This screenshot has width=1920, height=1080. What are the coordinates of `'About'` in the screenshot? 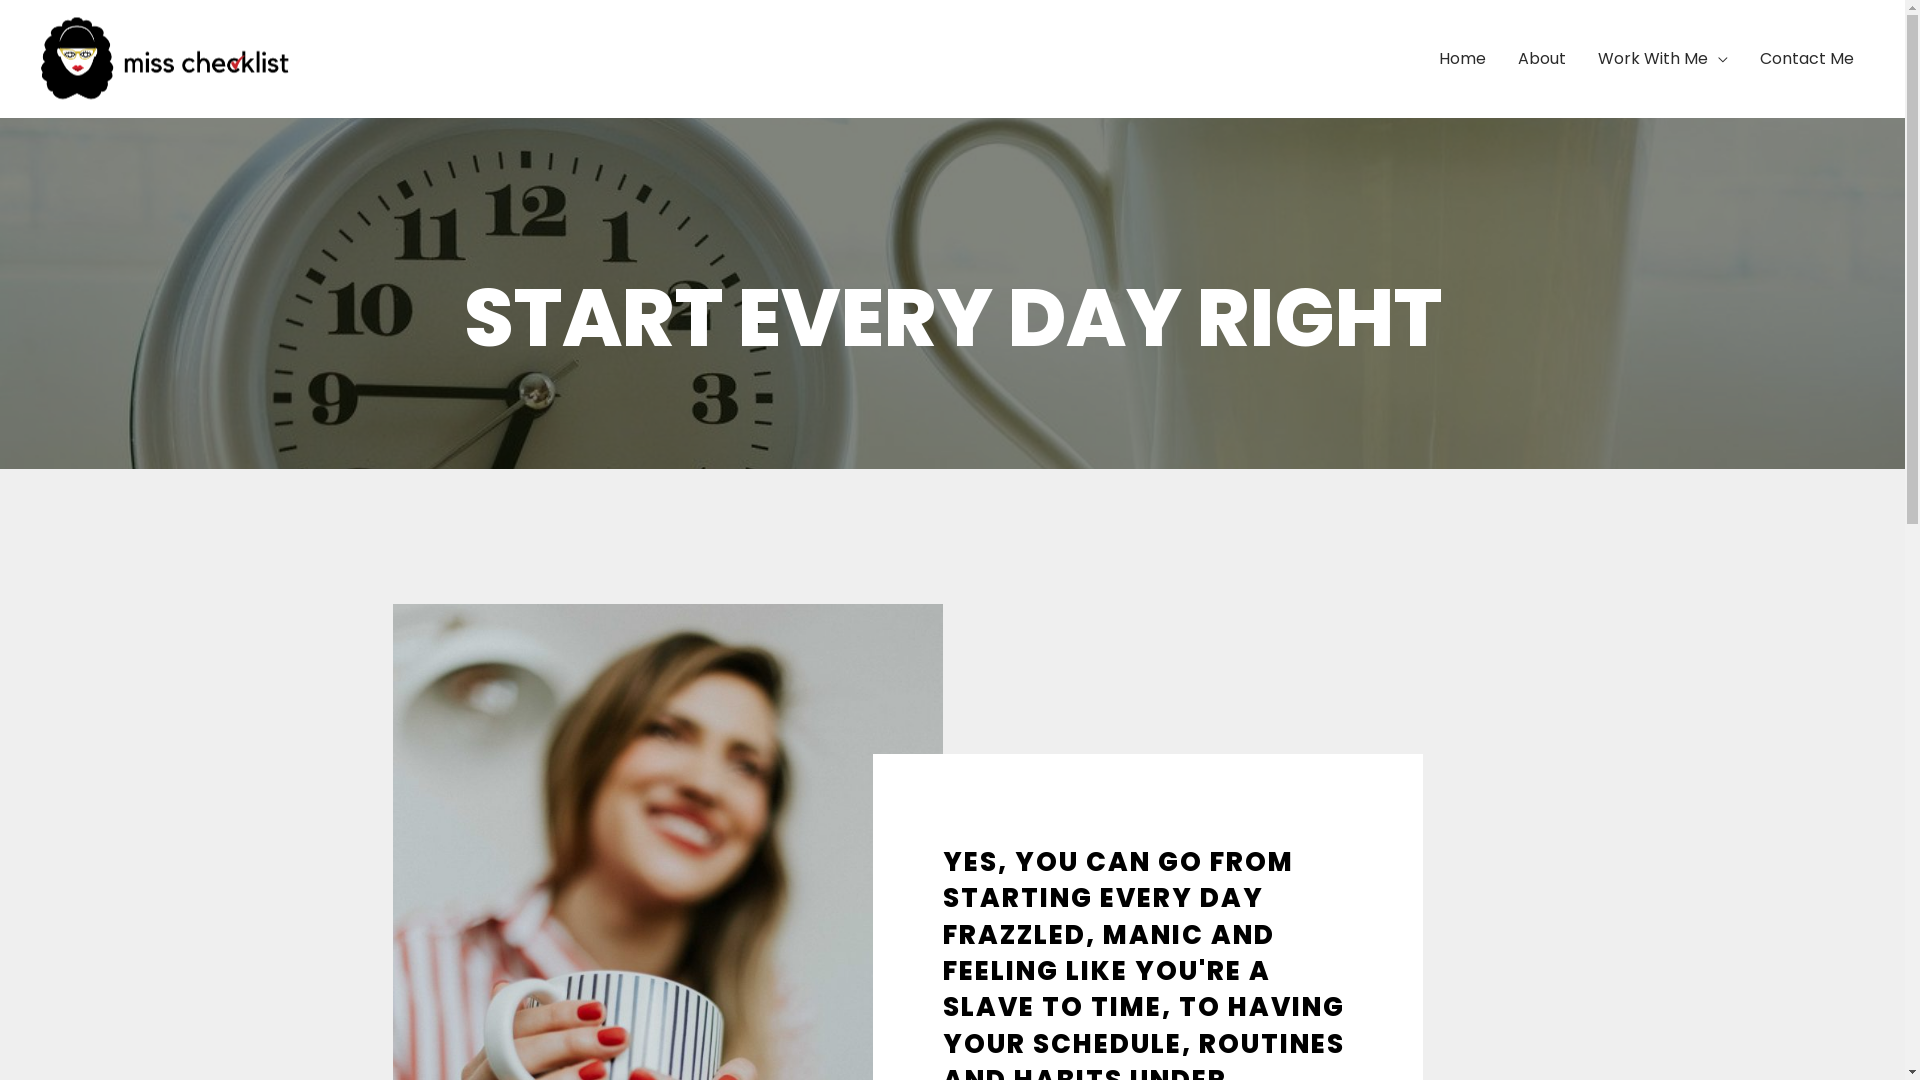 It's located at (1540, 57).